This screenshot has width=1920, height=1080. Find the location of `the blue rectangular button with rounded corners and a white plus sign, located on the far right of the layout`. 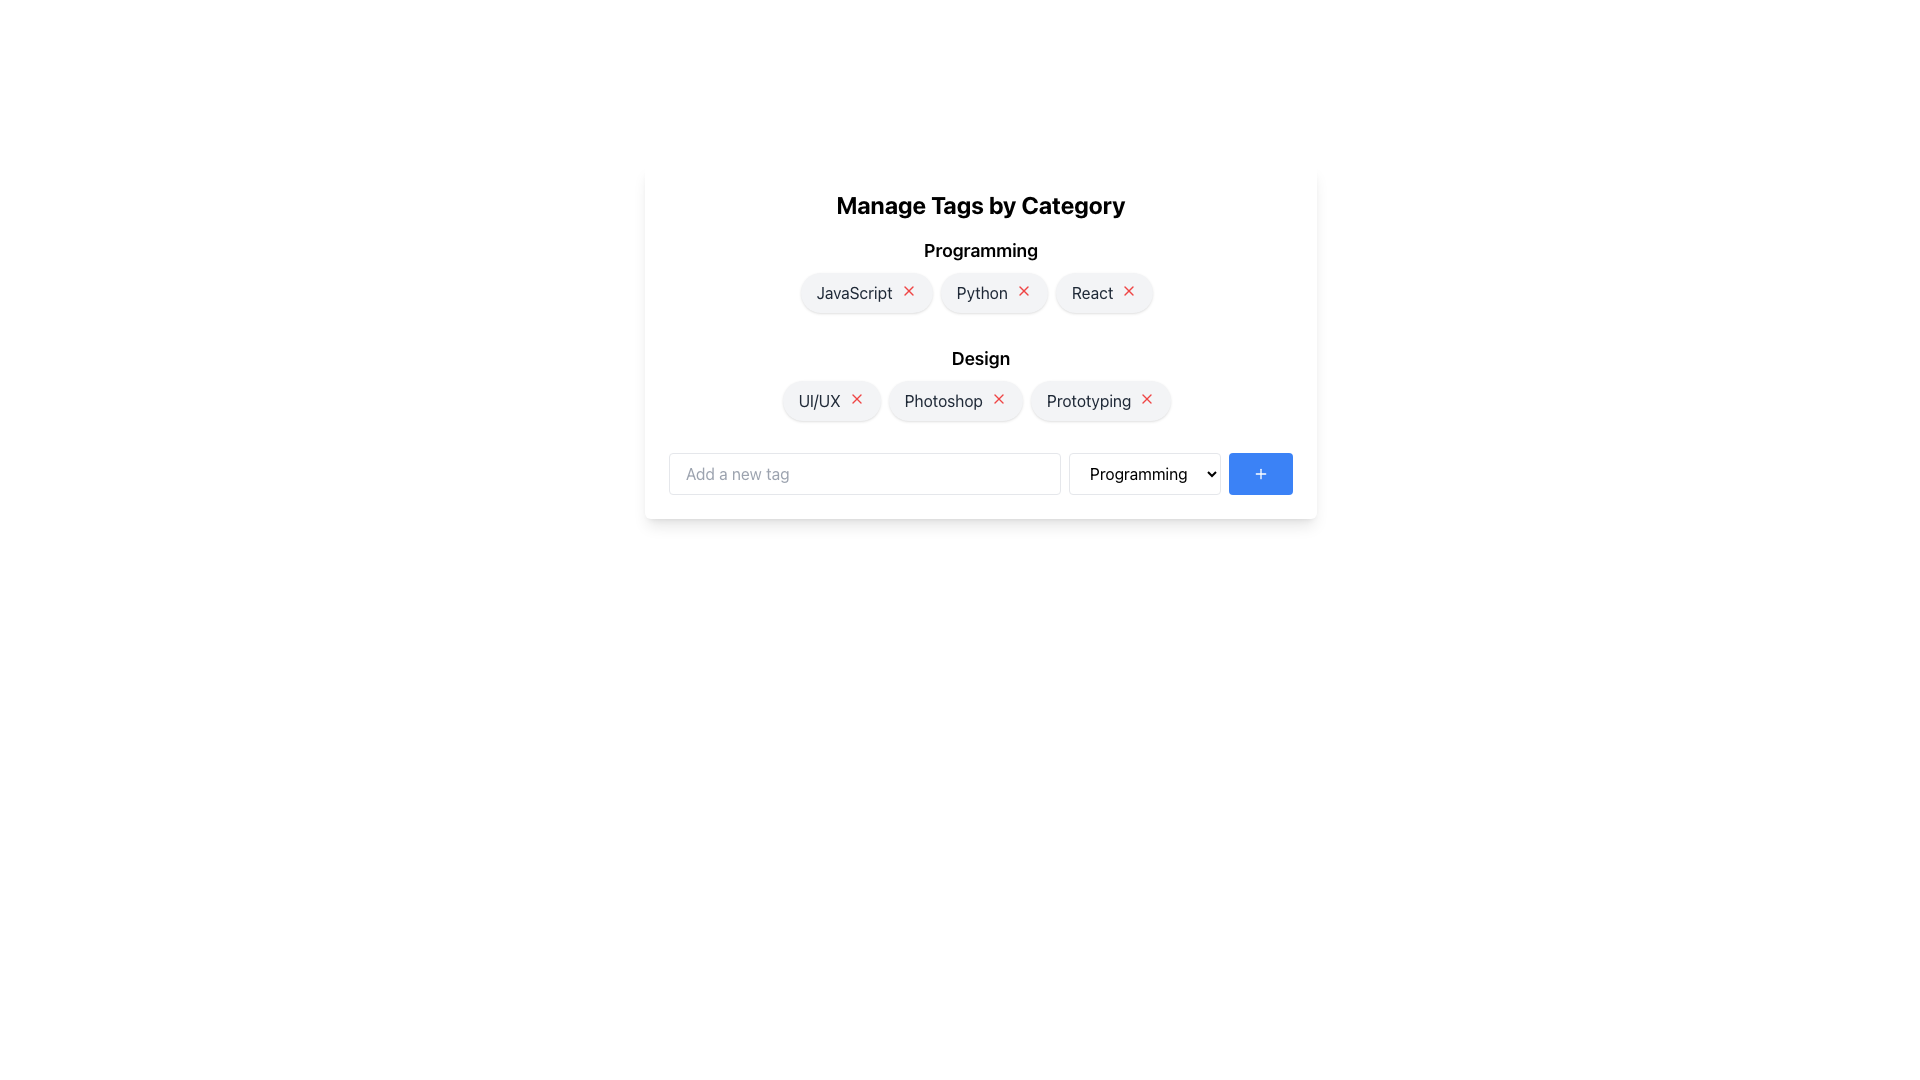

the blue rectangular button with rounded corners and a white plus sign, located on the far right of the layout is located at coordinates (1260, 474).